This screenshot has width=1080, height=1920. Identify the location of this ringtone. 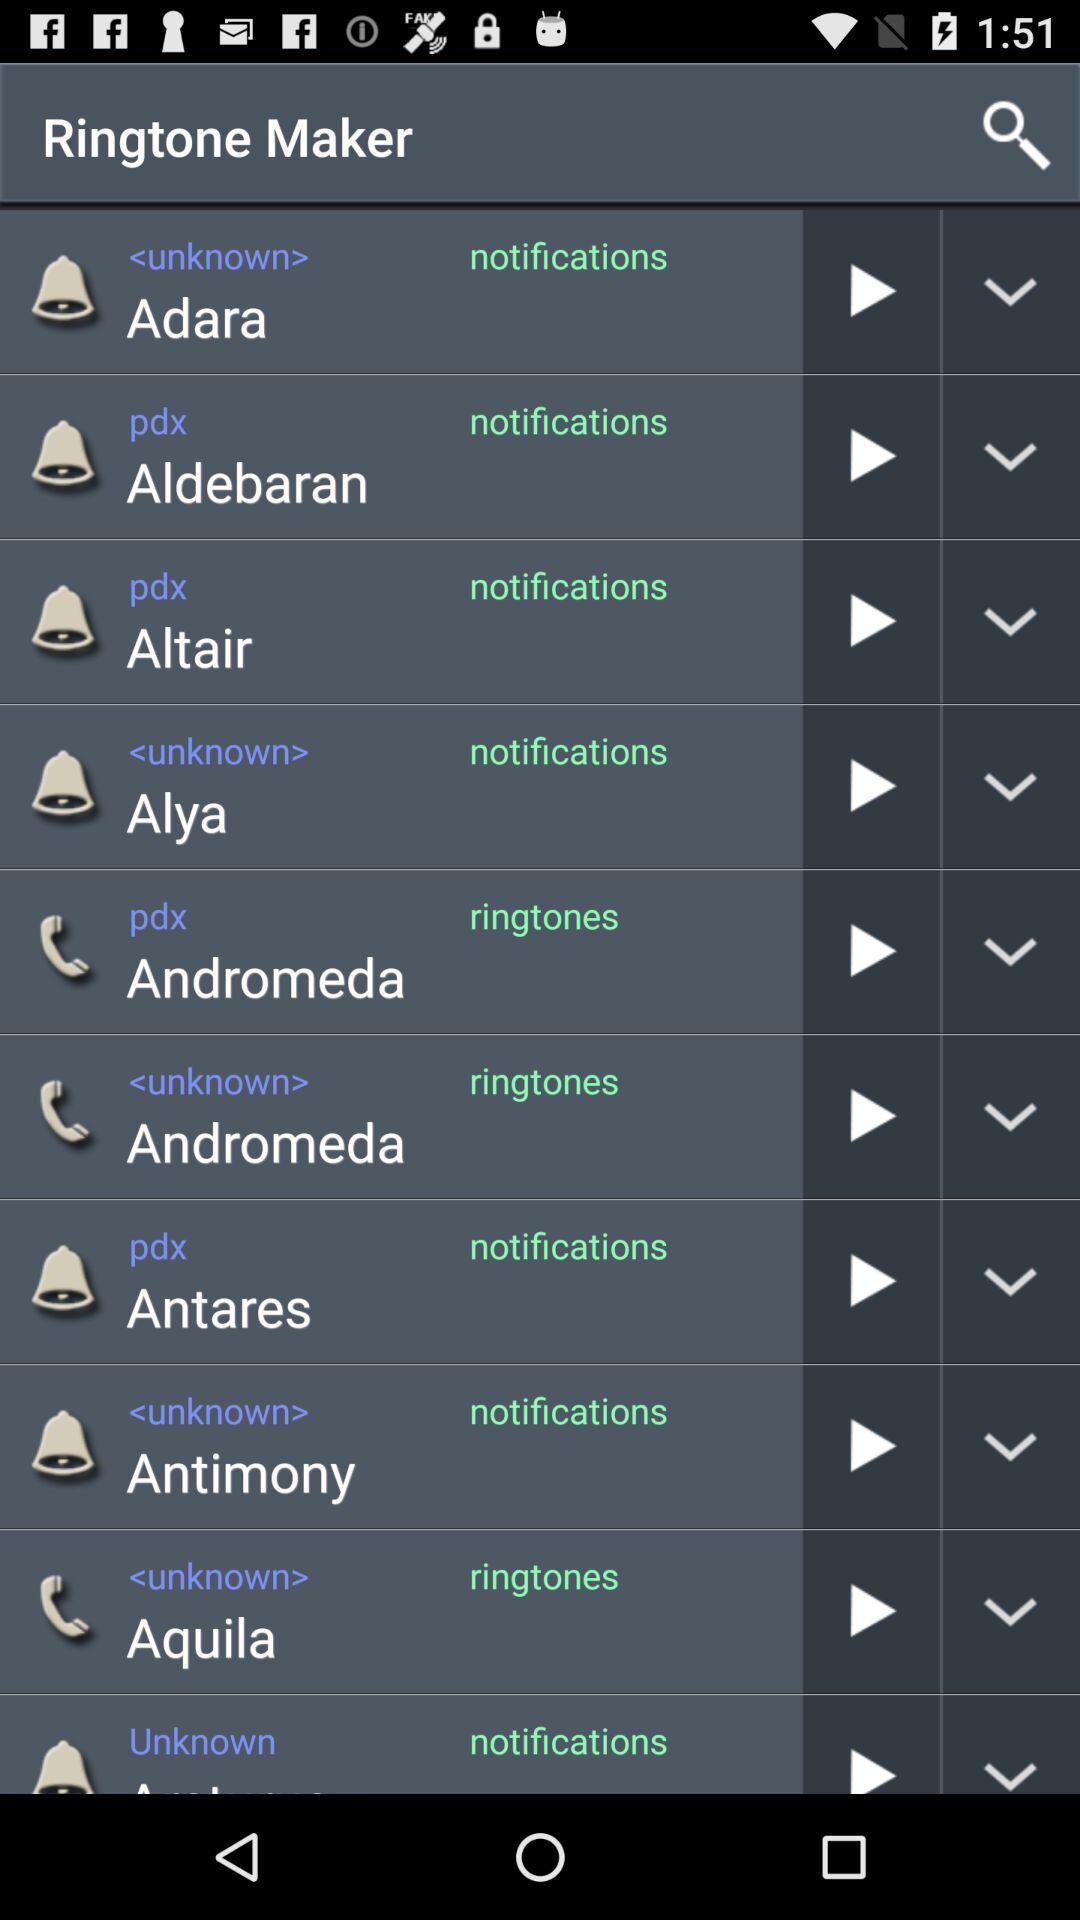
(870, 950).